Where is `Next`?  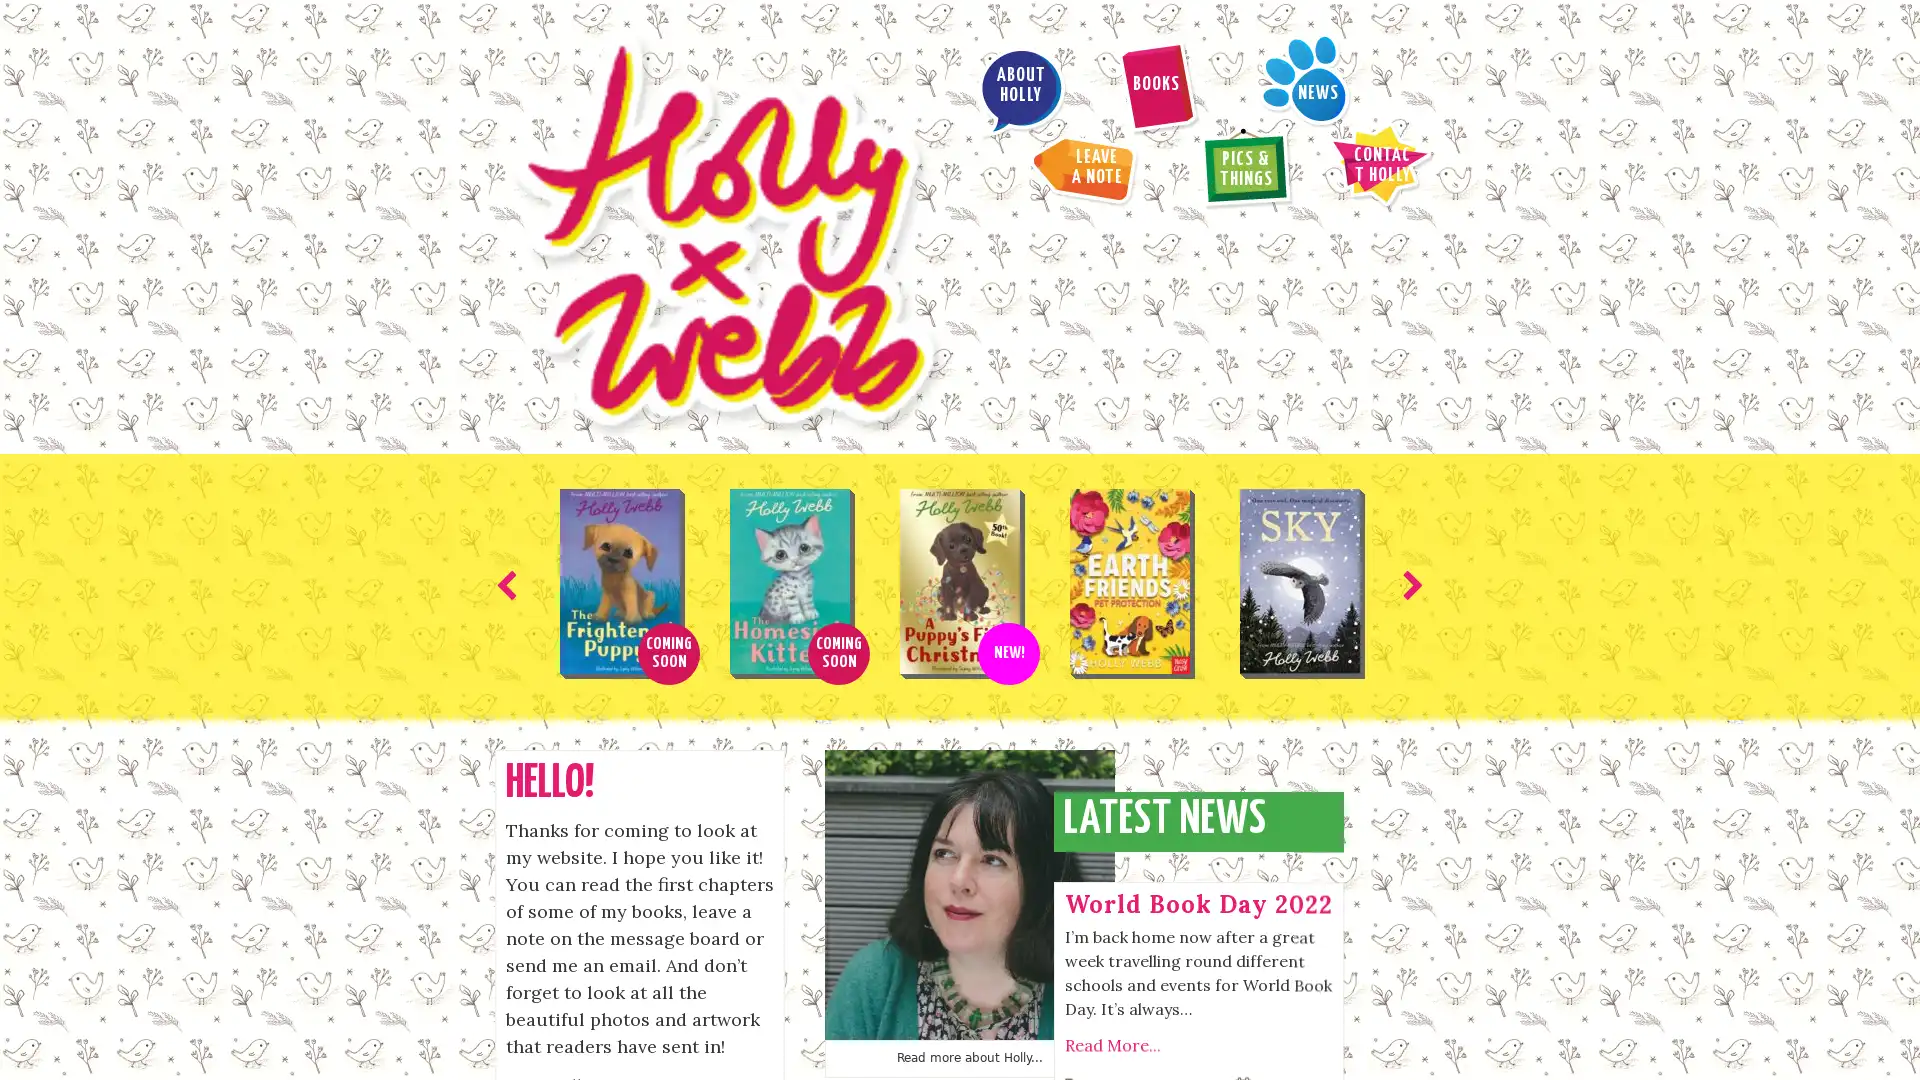
Next is located at coordinates (1075, 1014).